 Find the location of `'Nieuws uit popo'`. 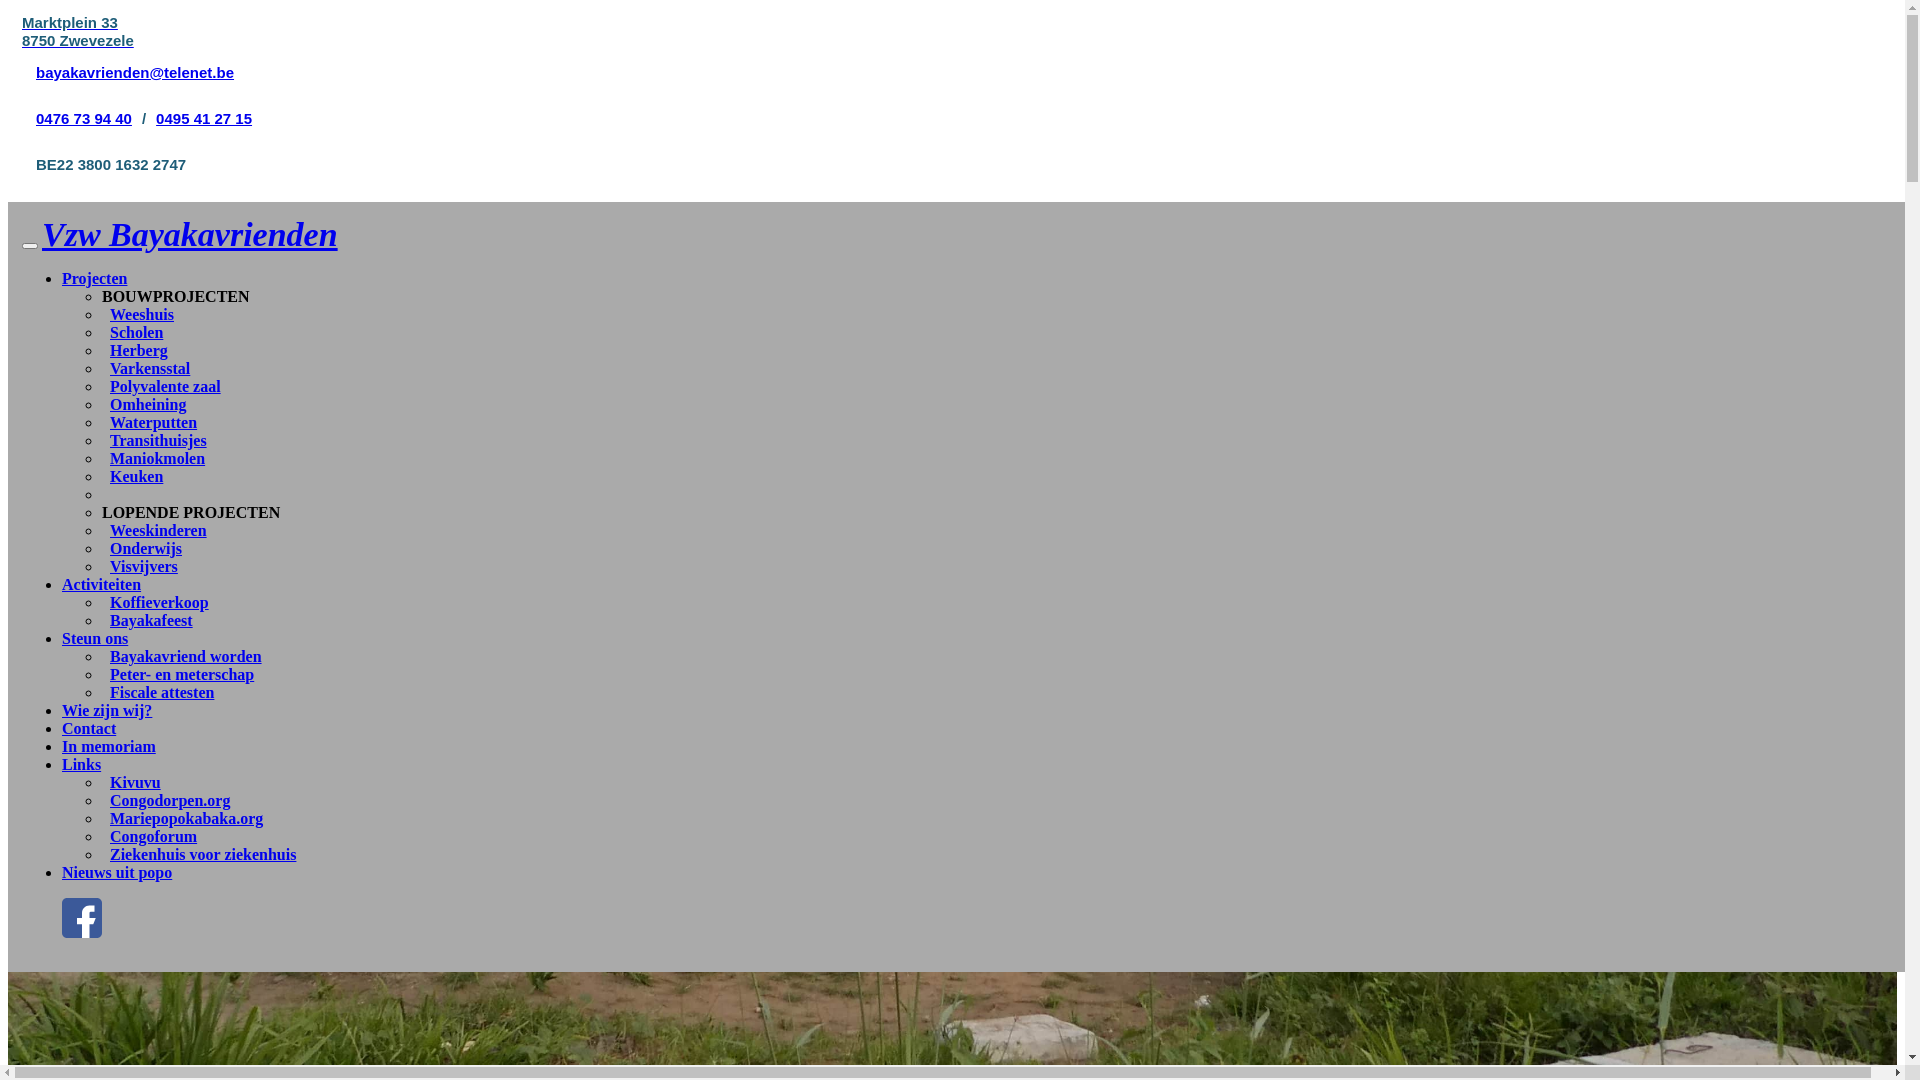

'Nieuws uit popo' is located at coordinates (115, 871).